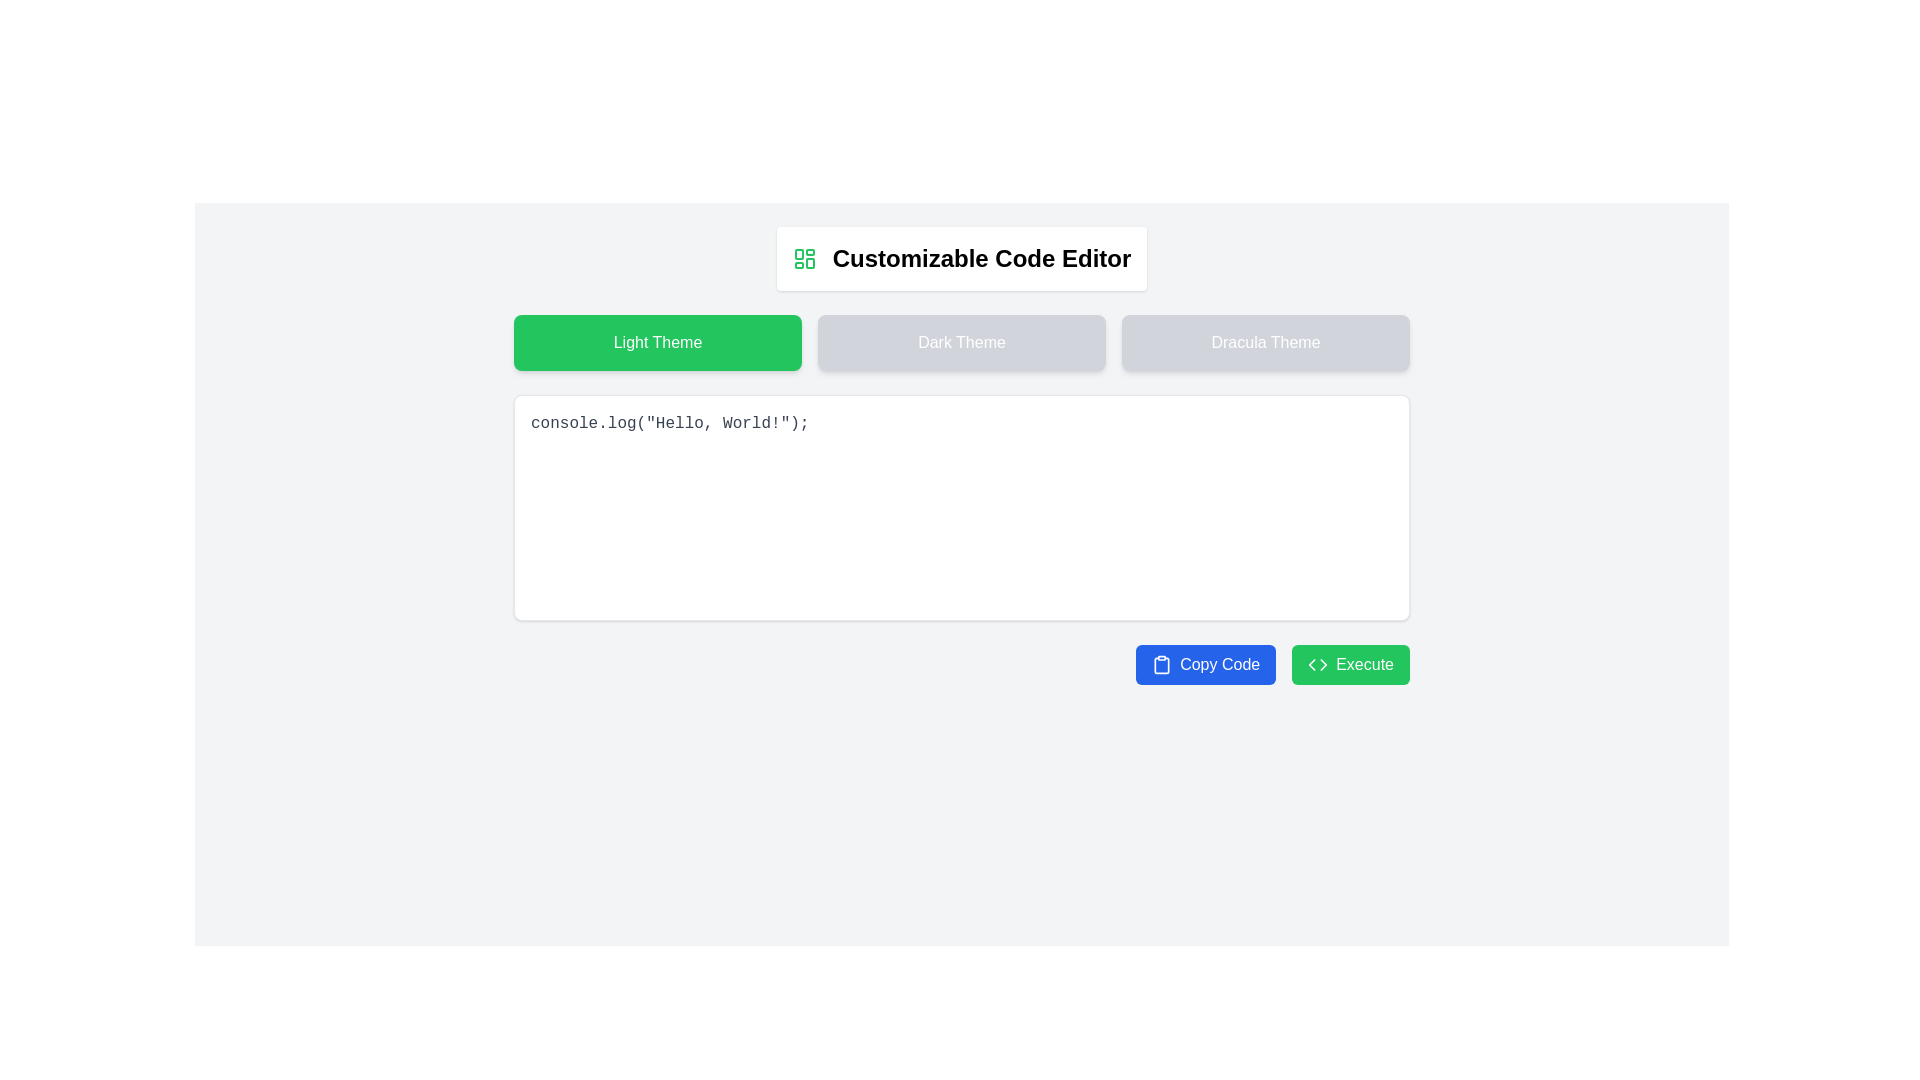  I want to click on the 'Dark Theme' button, which is a rectangular button with a light gray background that turns green on hover, located below the 'Customizable Code Editor' header, so click(961, 342).